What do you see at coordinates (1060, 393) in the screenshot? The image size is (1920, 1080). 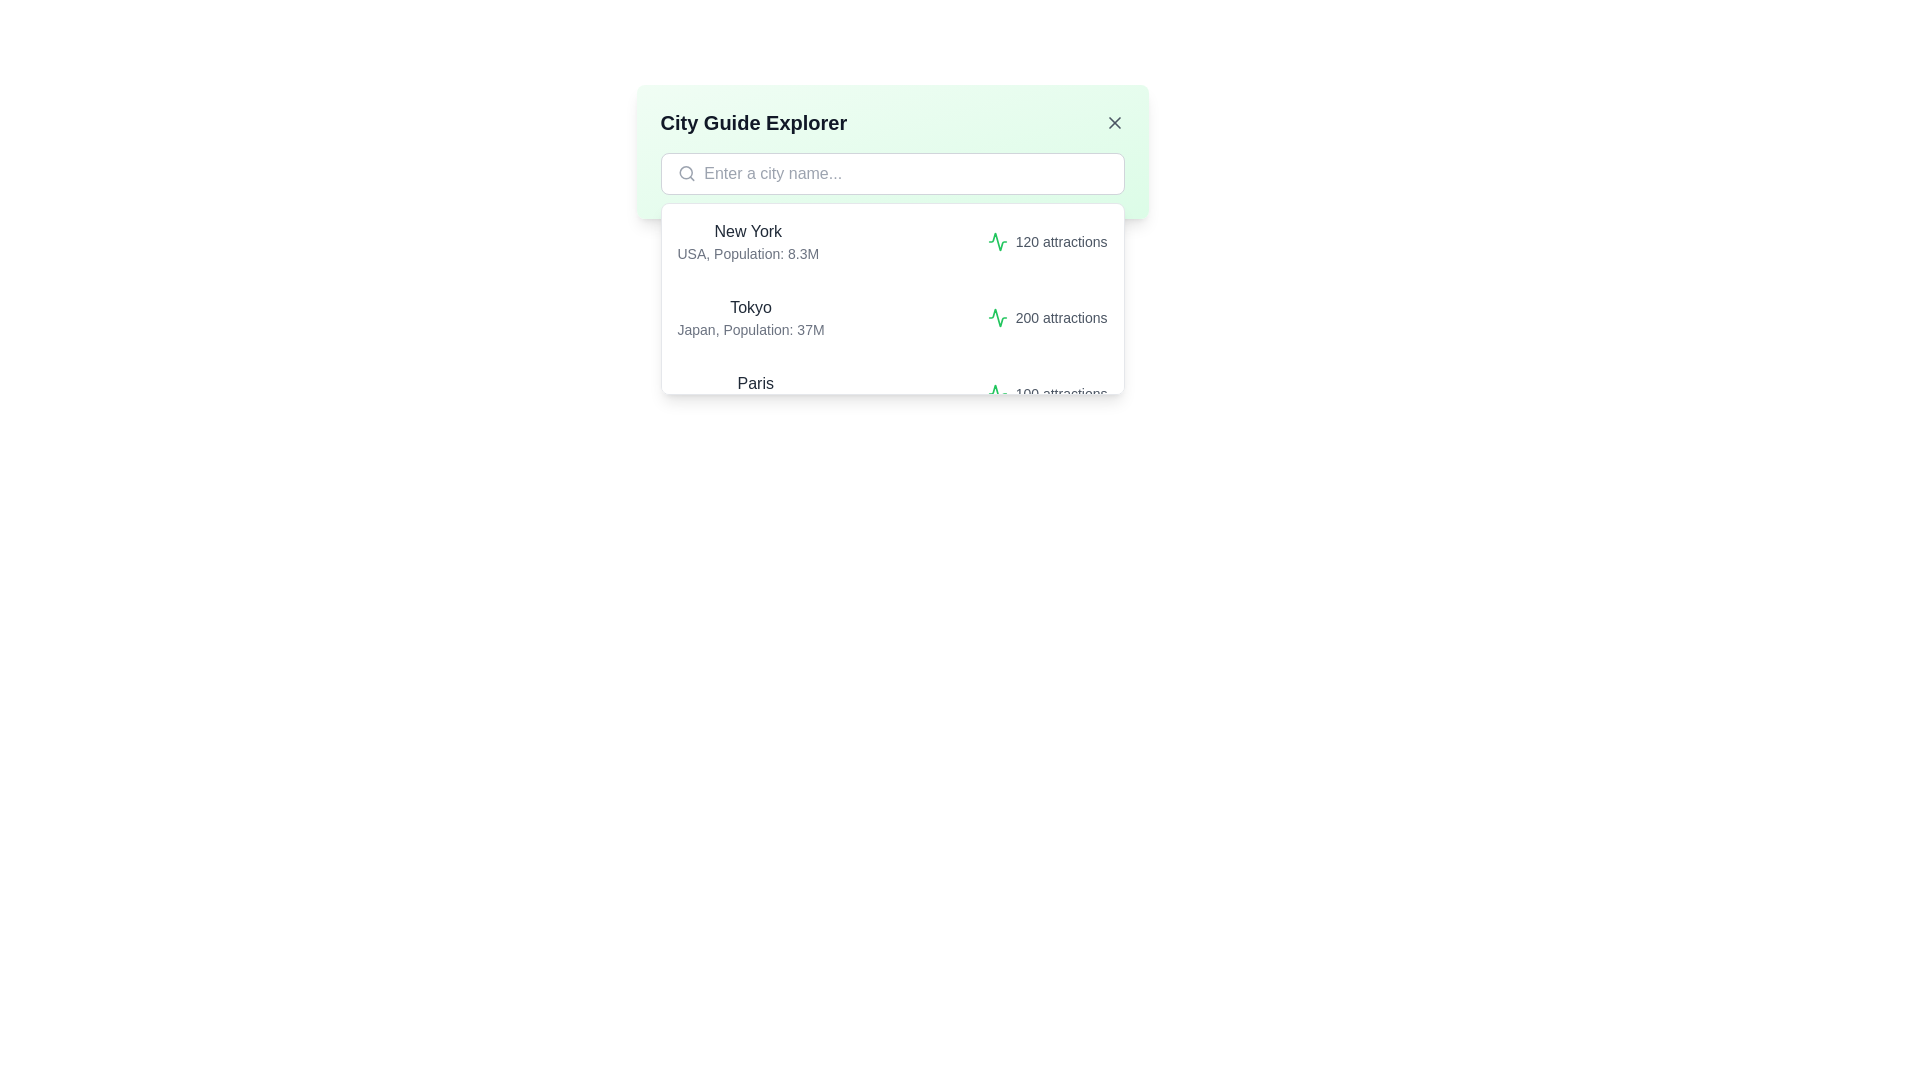 I see `information provided by the text label indicating the total number of attractions available in the city 'Paris', which is located at the far right of the dropdown menu item associated with 'Paris'` at bounding box center [1060, 393].